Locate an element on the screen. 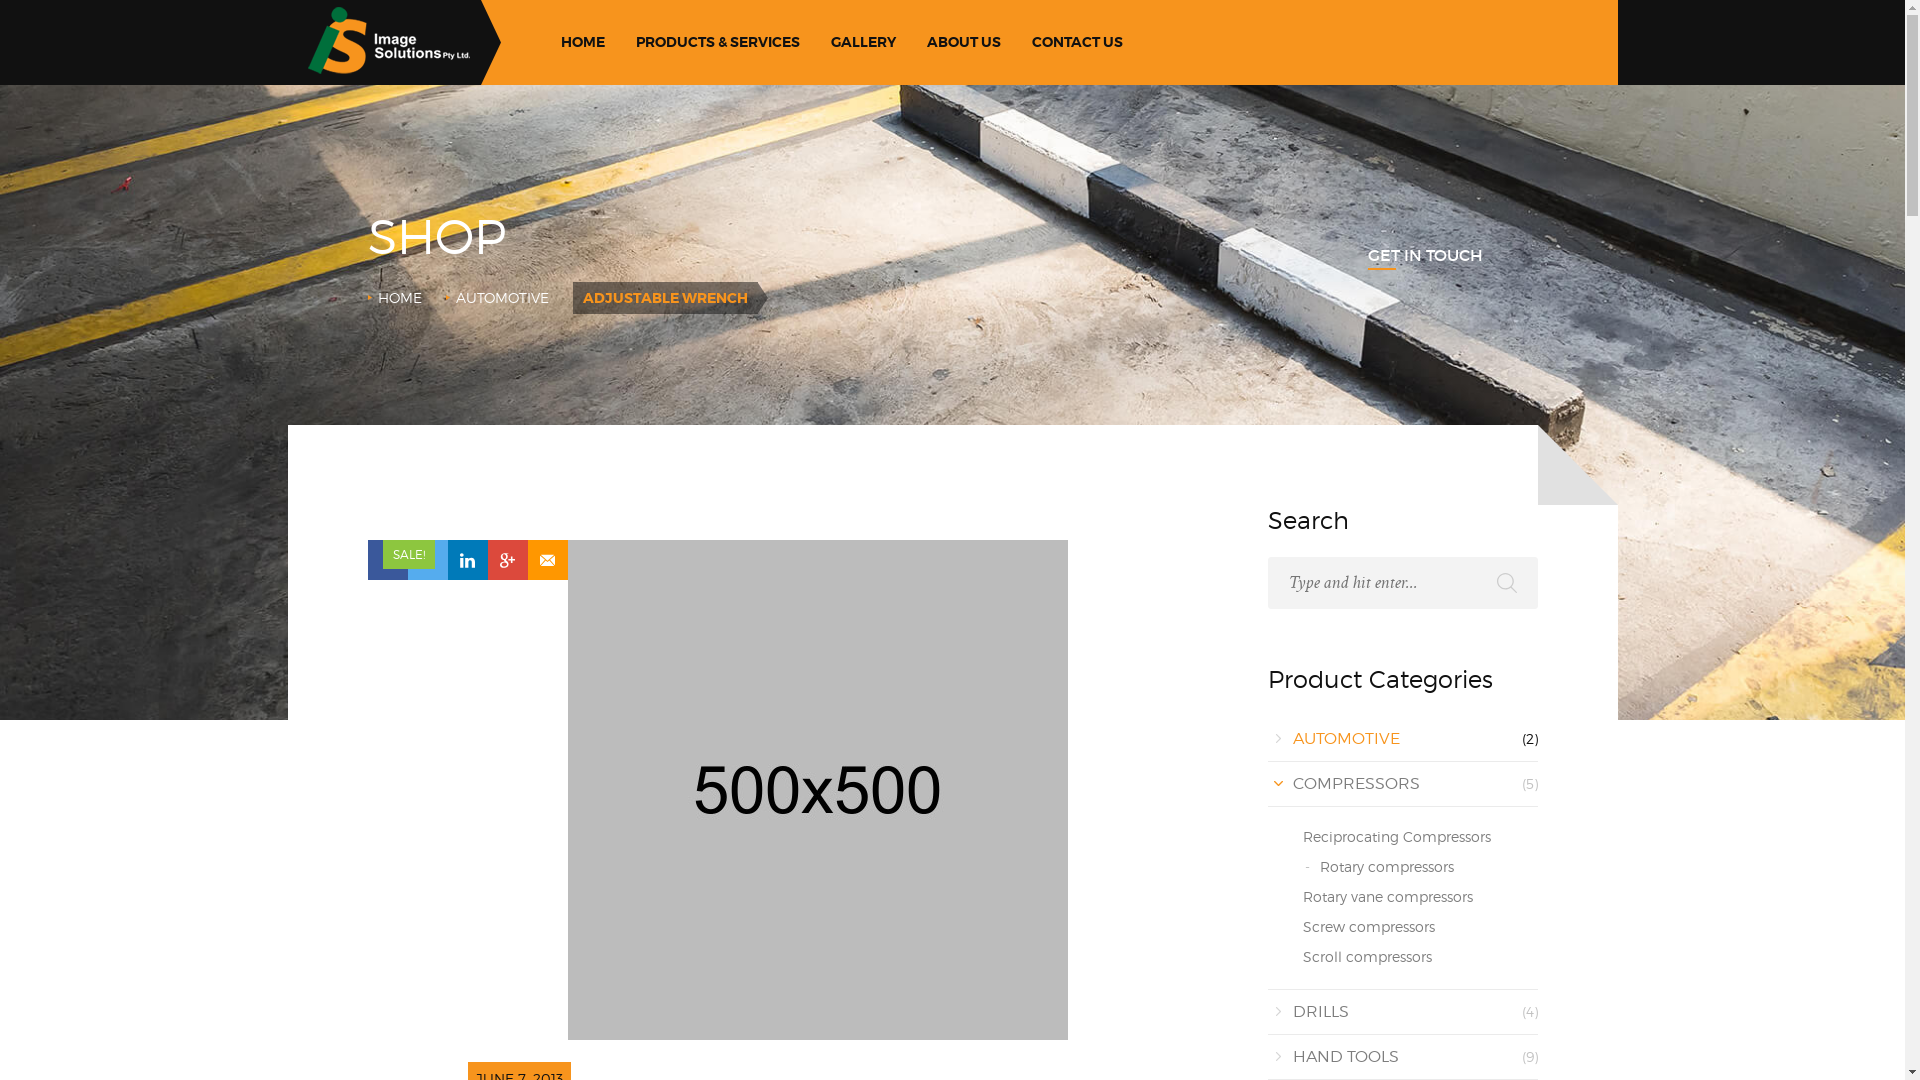  'GET IN TOUCH' is located at coordinates (1367, 253).